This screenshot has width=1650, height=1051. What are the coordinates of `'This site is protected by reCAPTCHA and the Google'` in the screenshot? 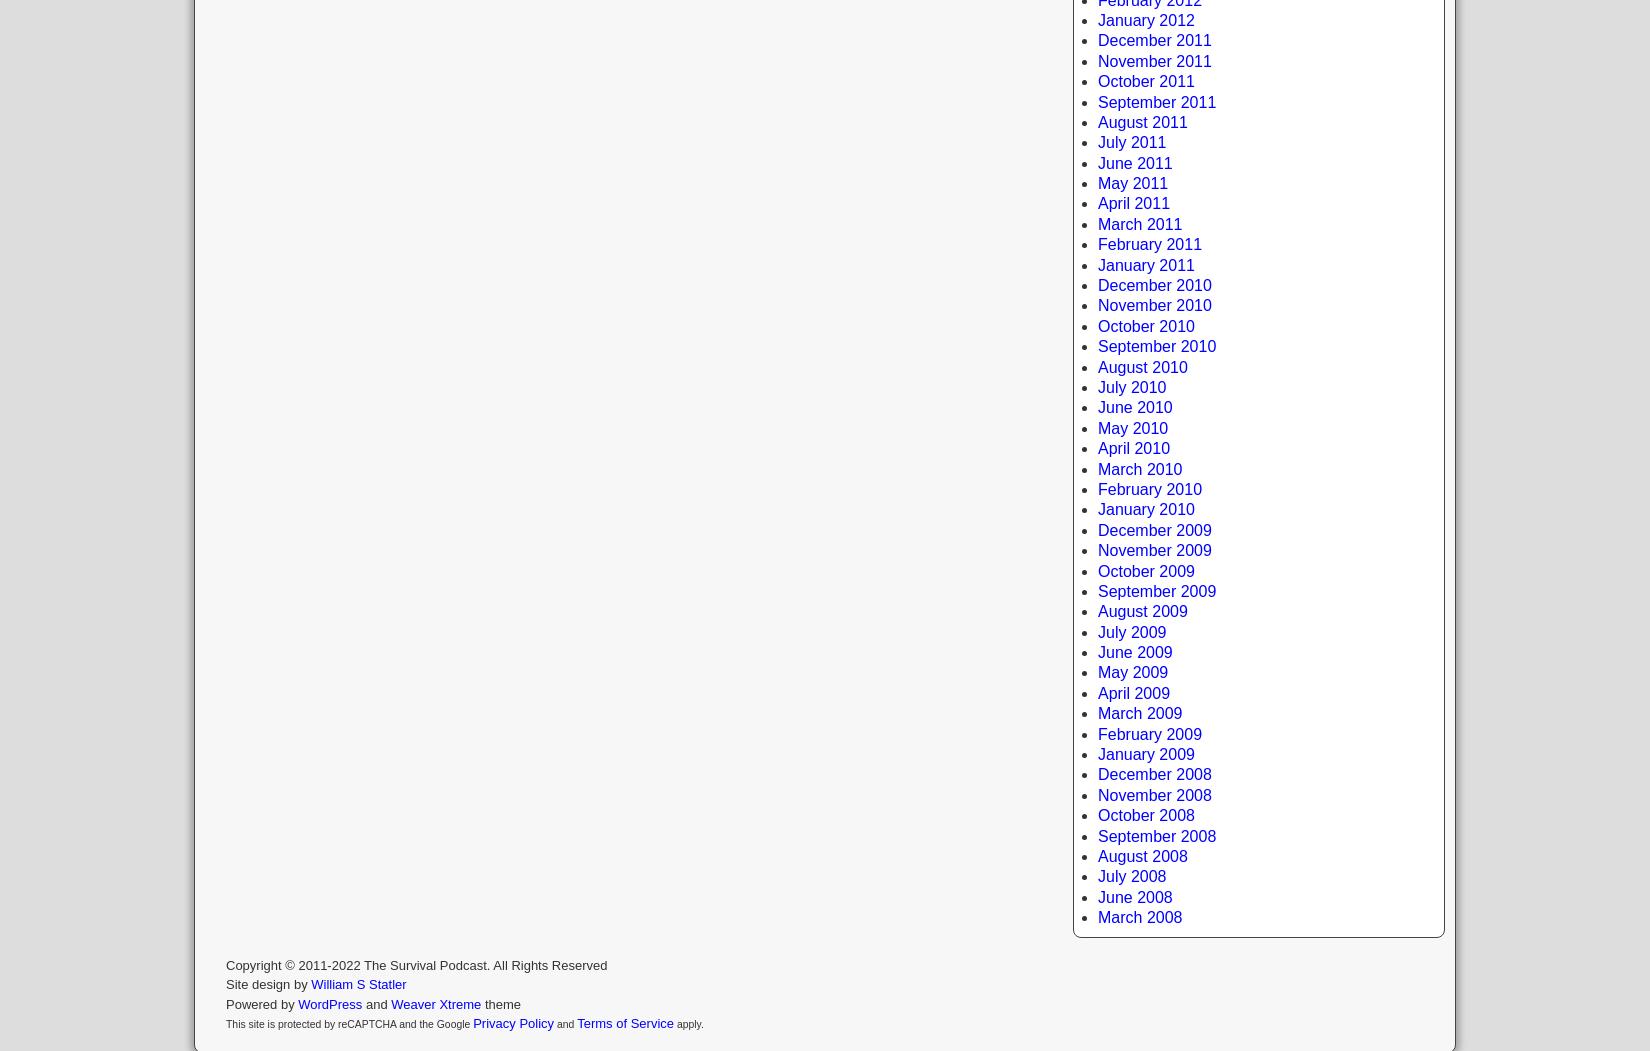 It's located at (349, 1023).